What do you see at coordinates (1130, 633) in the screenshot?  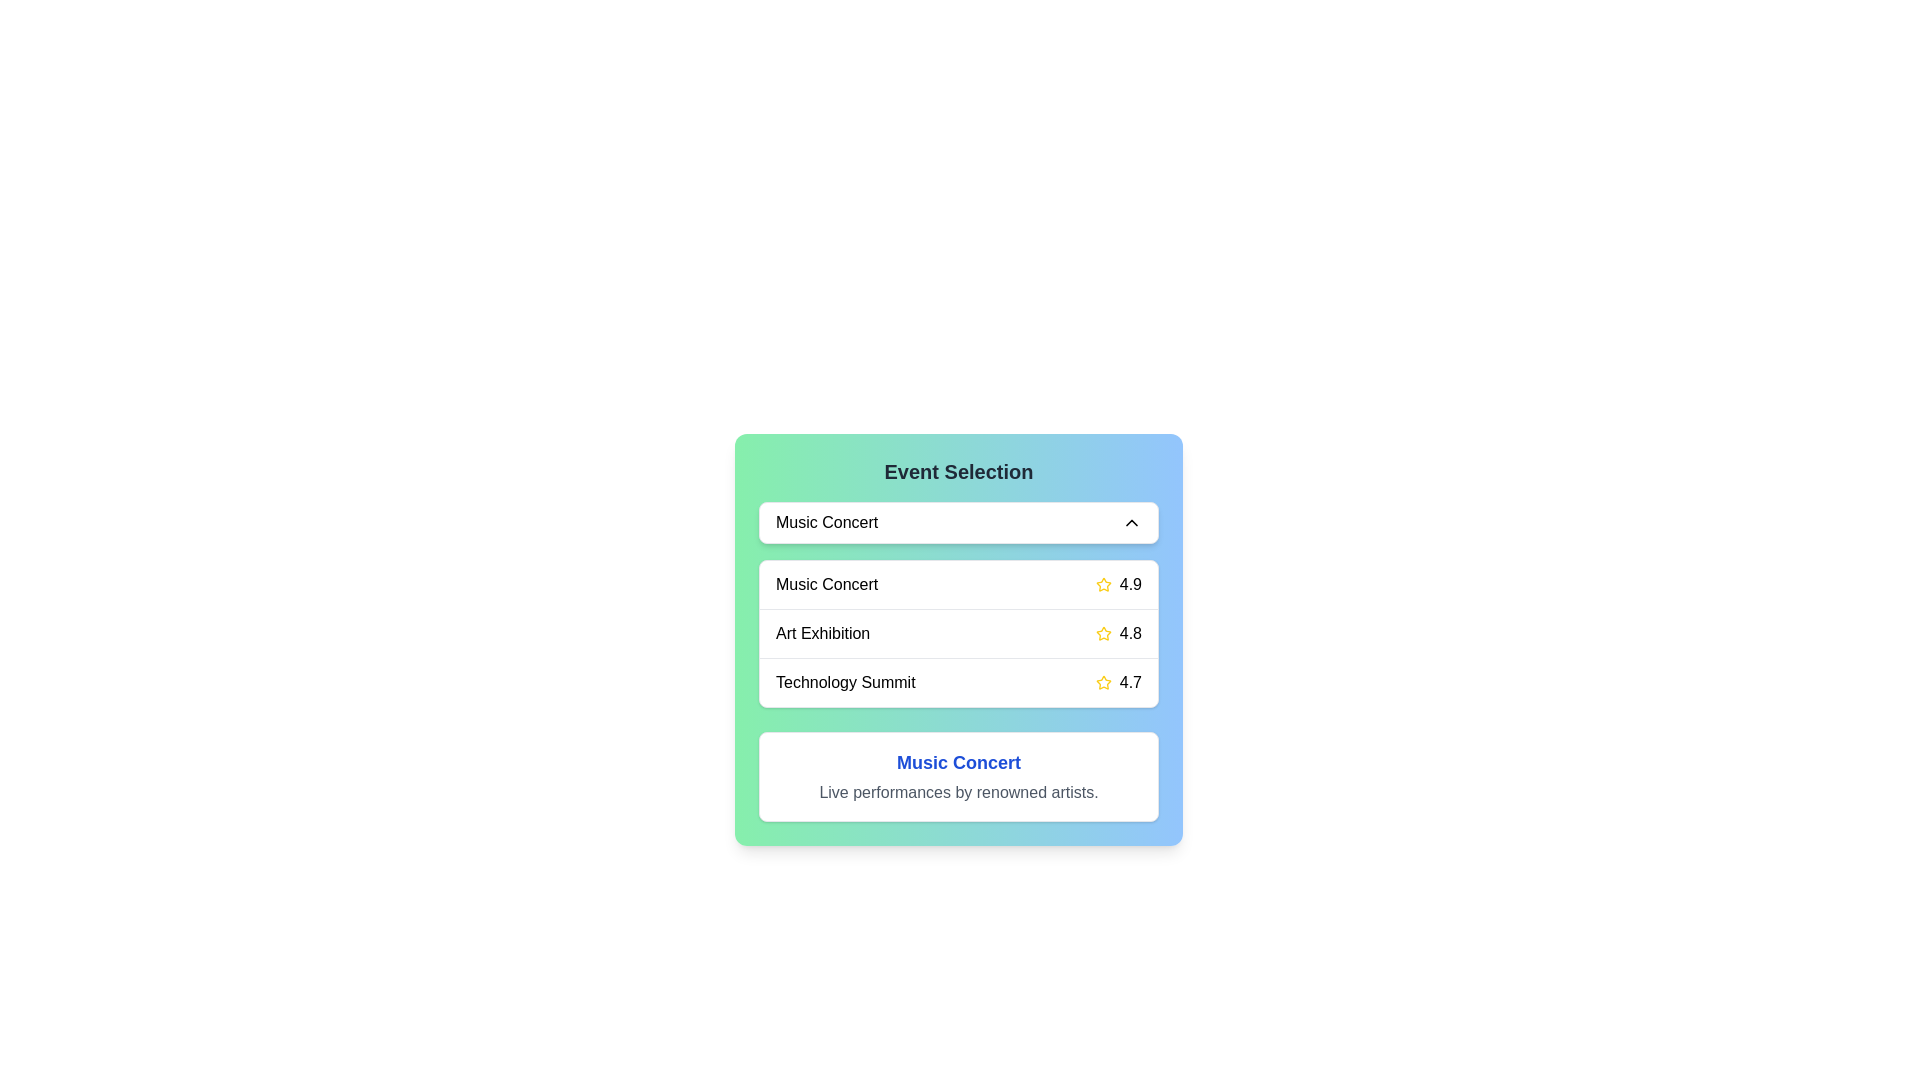 I see `the static text displaying the numerical rating for the 'Art Exhibition' entry, located in the second row of the list to the right of the star icon` at bounding box center [1130, 633].